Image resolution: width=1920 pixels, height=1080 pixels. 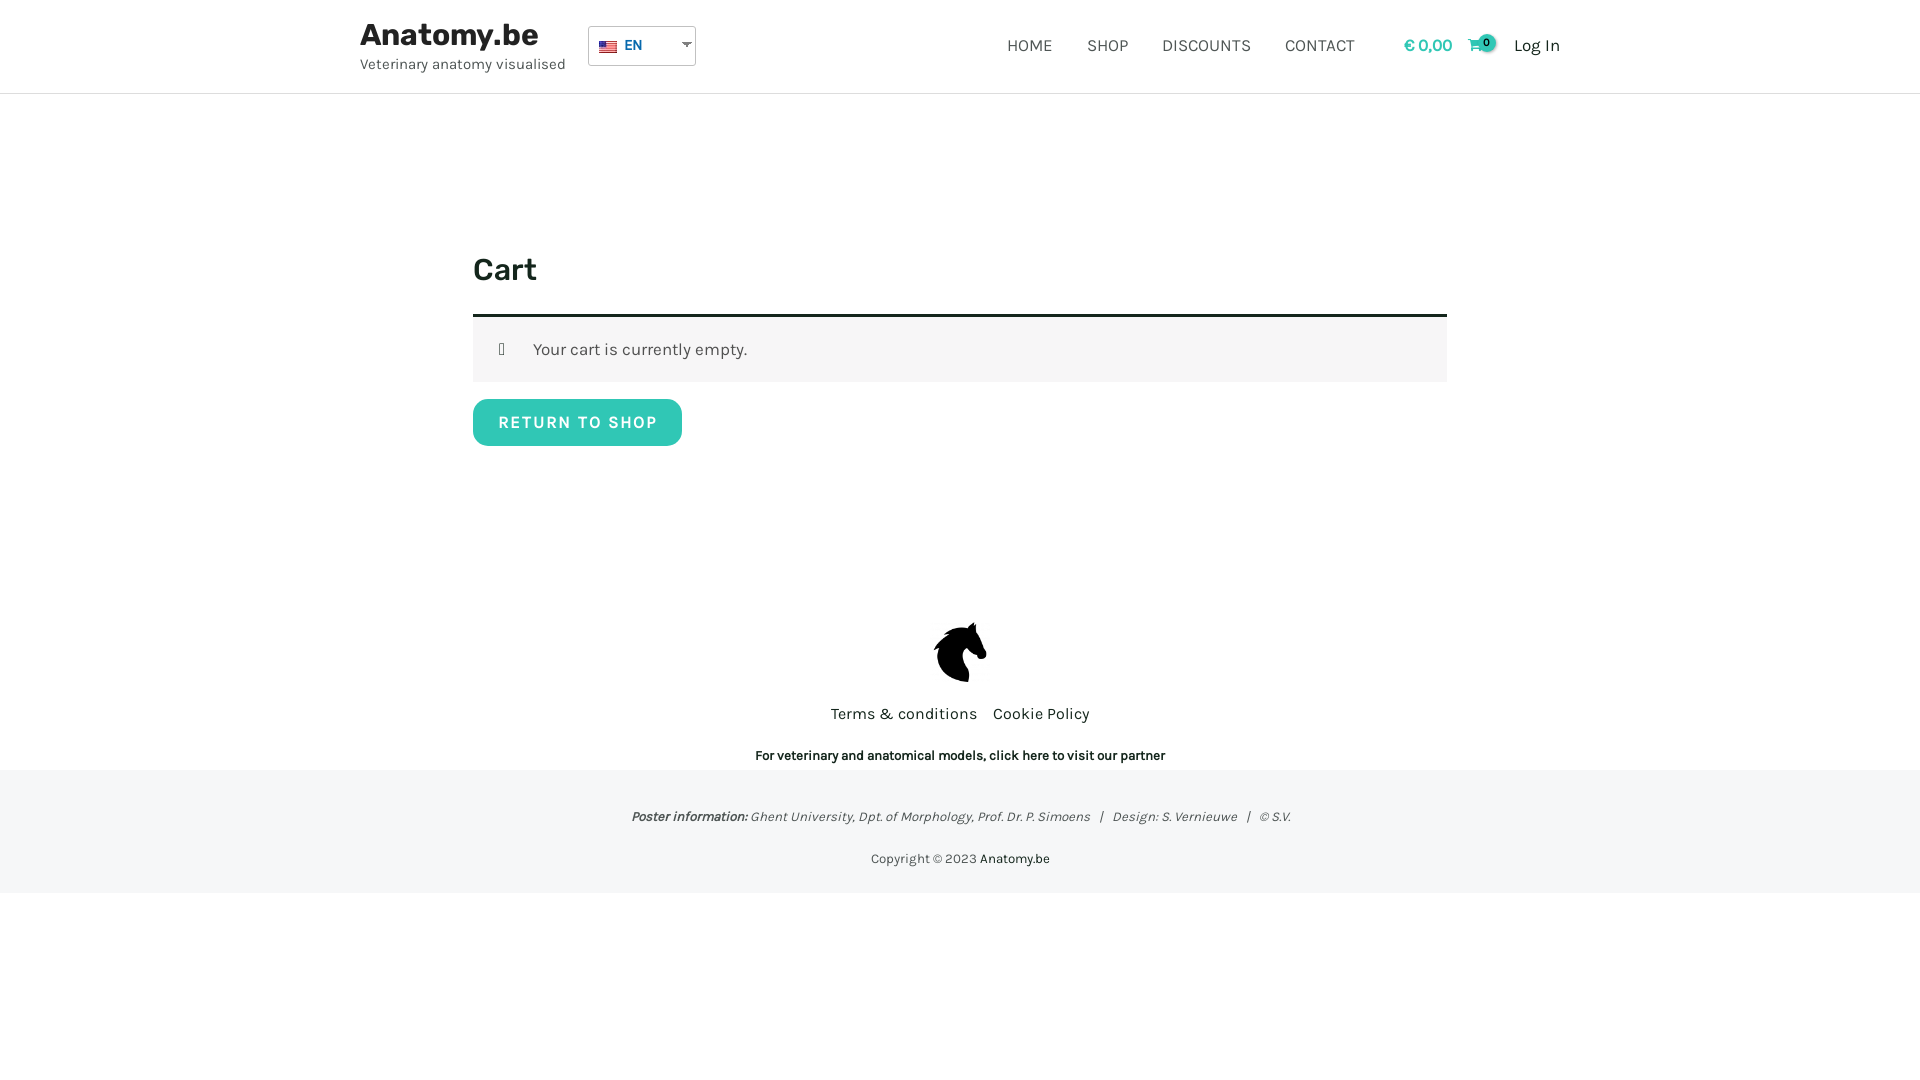 I want to click on 'DISCOUNTS', so click(x=1143, y=45).